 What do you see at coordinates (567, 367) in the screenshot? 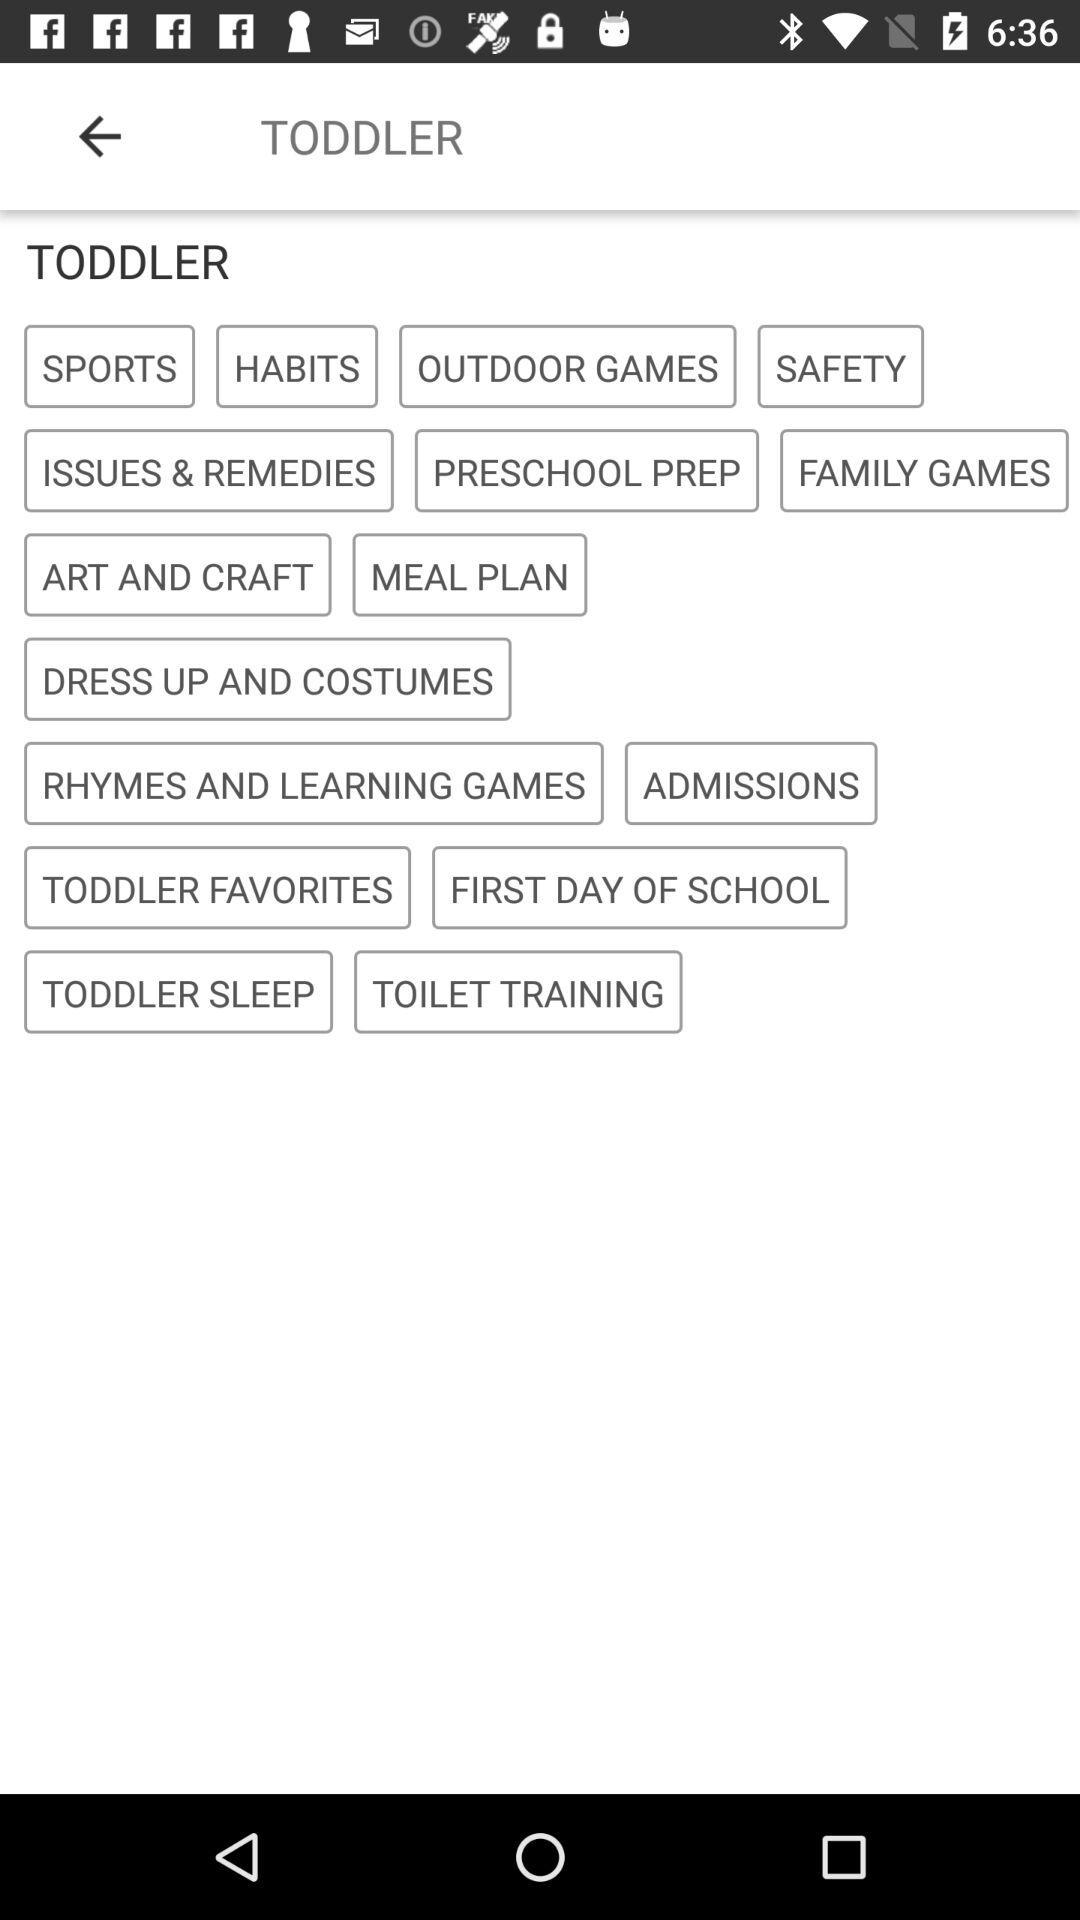
I see `item below the toddler` at bounding box center [567, 367].